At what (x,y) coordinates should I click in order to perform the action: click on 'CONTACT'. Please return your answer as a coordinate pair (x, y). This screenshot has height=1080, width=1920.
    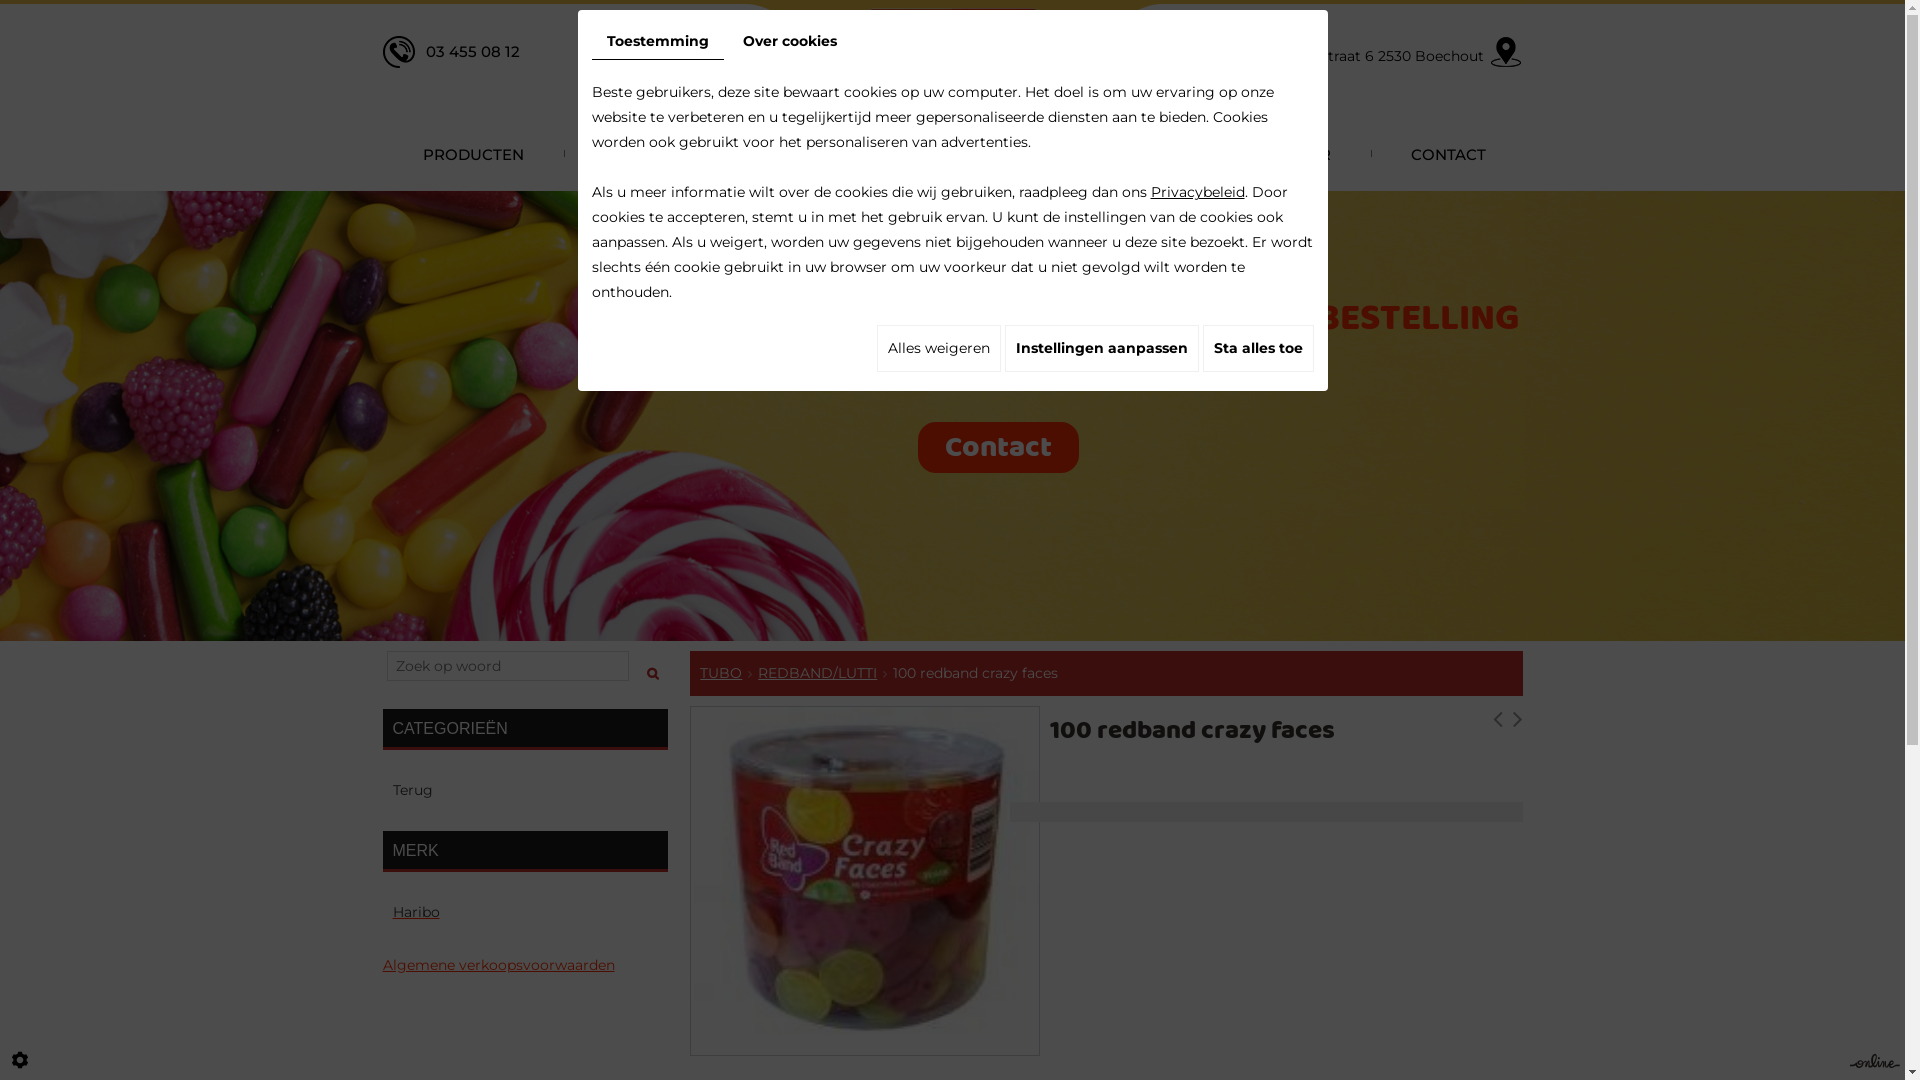
    Looking at the image, I should click on (1446, 152).